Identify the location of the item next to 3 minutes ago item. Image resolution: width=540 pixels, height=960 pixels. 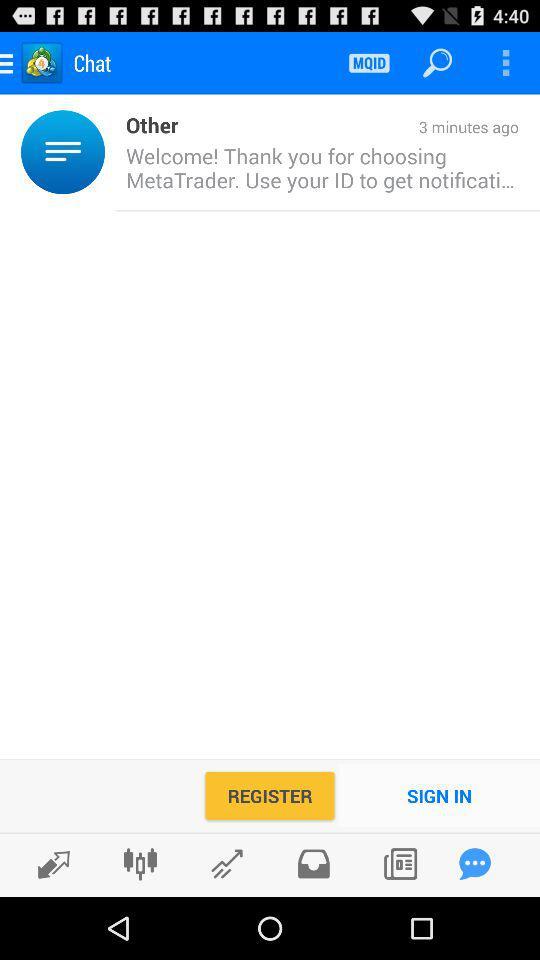
(145, 123).